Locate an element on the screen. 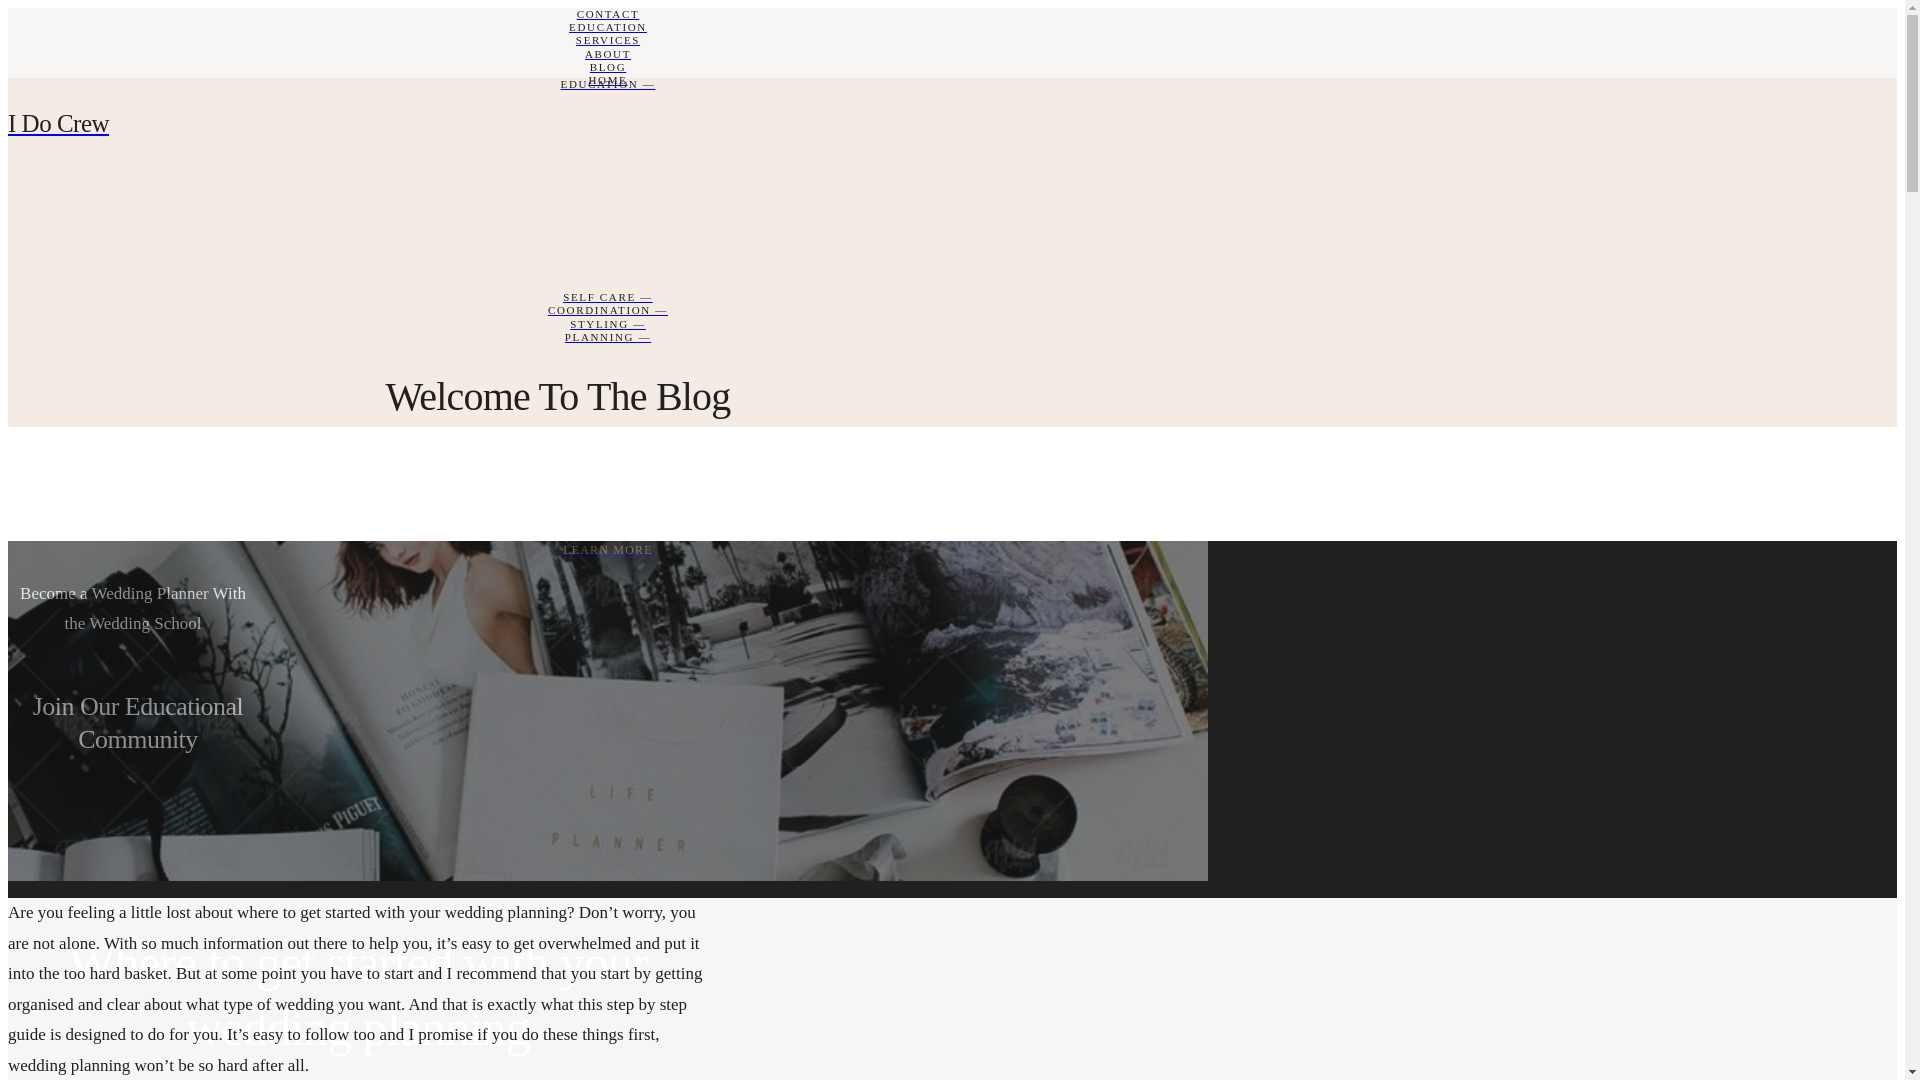 The height and width of the screenshot is (1080, 1920). 'LEARN MORE' is located at coordinates (8, 551).